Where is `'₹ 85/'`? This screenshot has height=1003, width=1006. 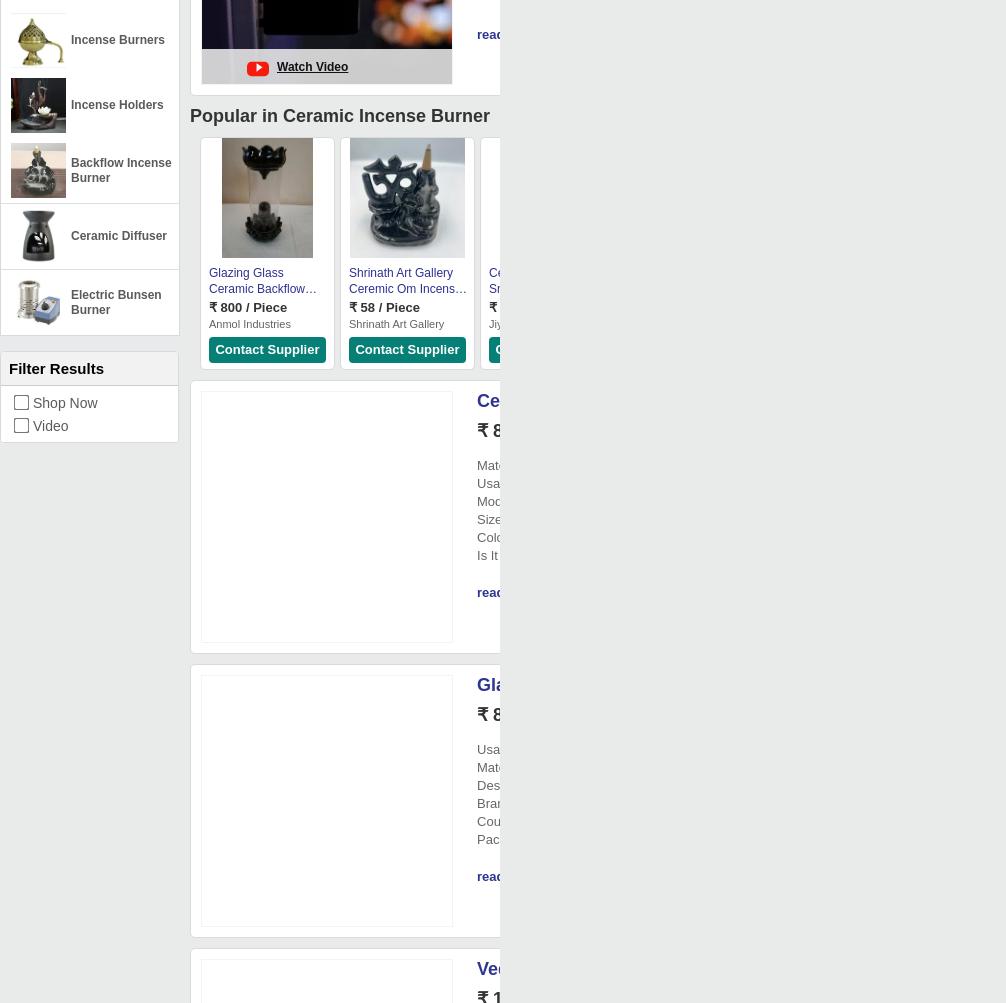 '₹ 85/' is located at coordinates (496, 714).